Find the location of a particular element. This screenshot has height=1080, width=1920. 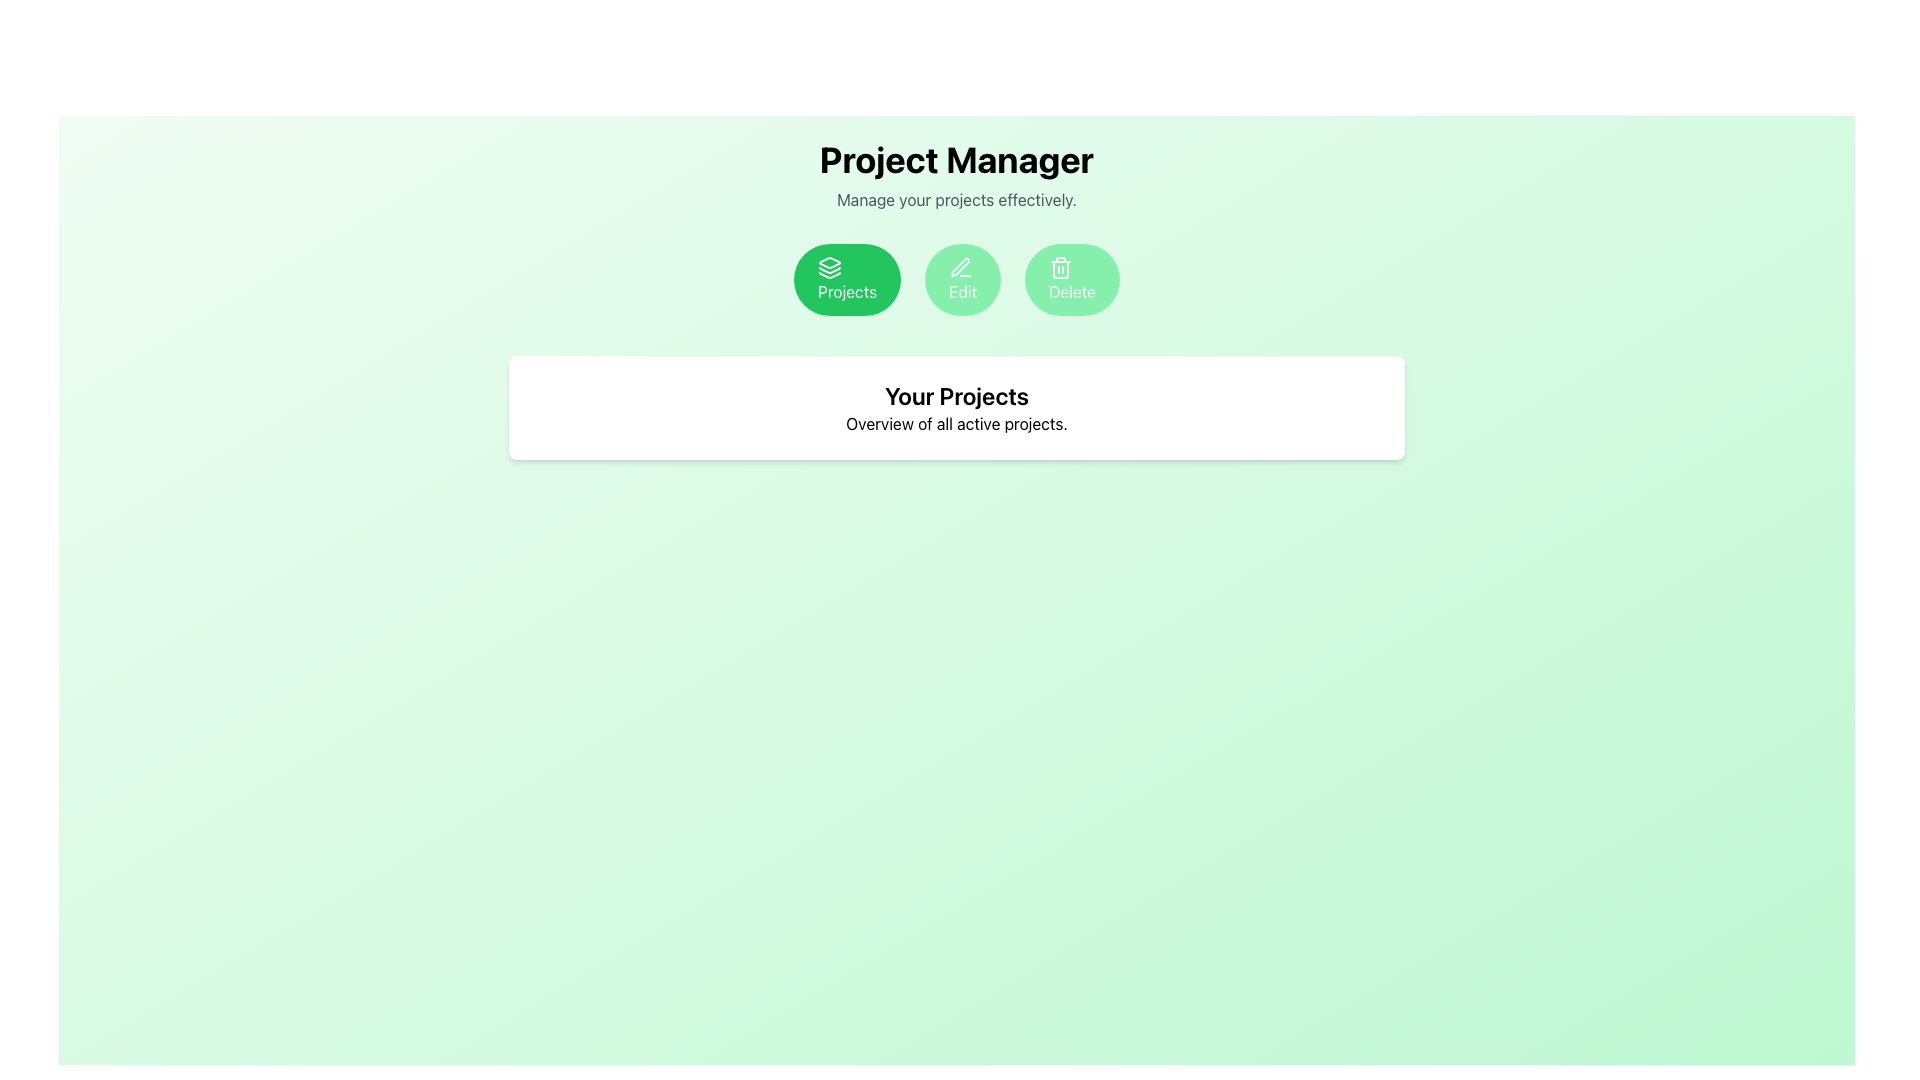

the triangular icon within the 'Projects' button located at the top-left of the icon layout on the toolbar is located at coordinates (830, 261).